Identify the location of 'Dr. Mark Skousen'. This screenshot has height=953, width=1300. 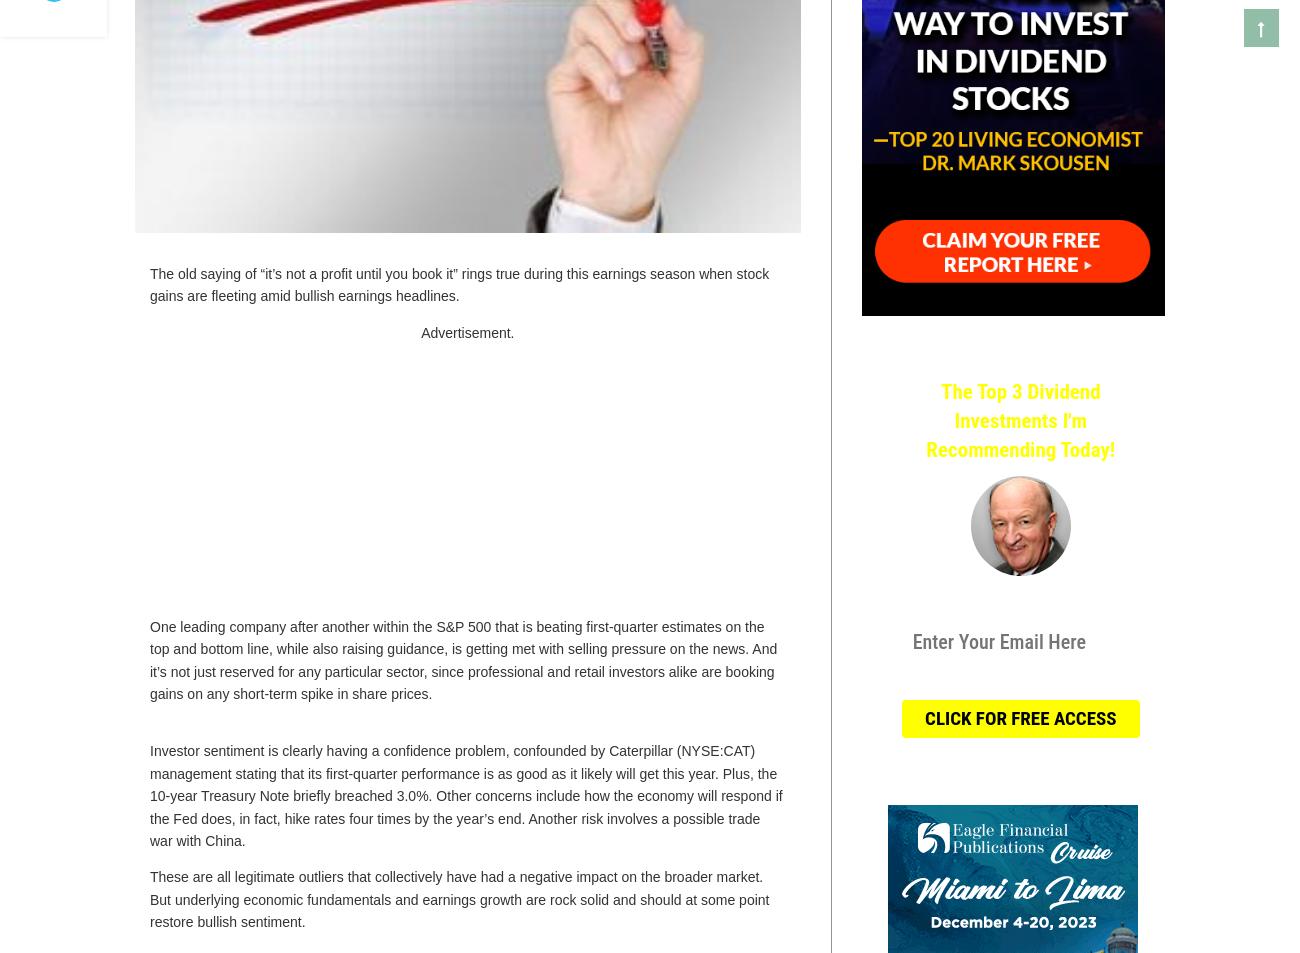
(1018, 602).